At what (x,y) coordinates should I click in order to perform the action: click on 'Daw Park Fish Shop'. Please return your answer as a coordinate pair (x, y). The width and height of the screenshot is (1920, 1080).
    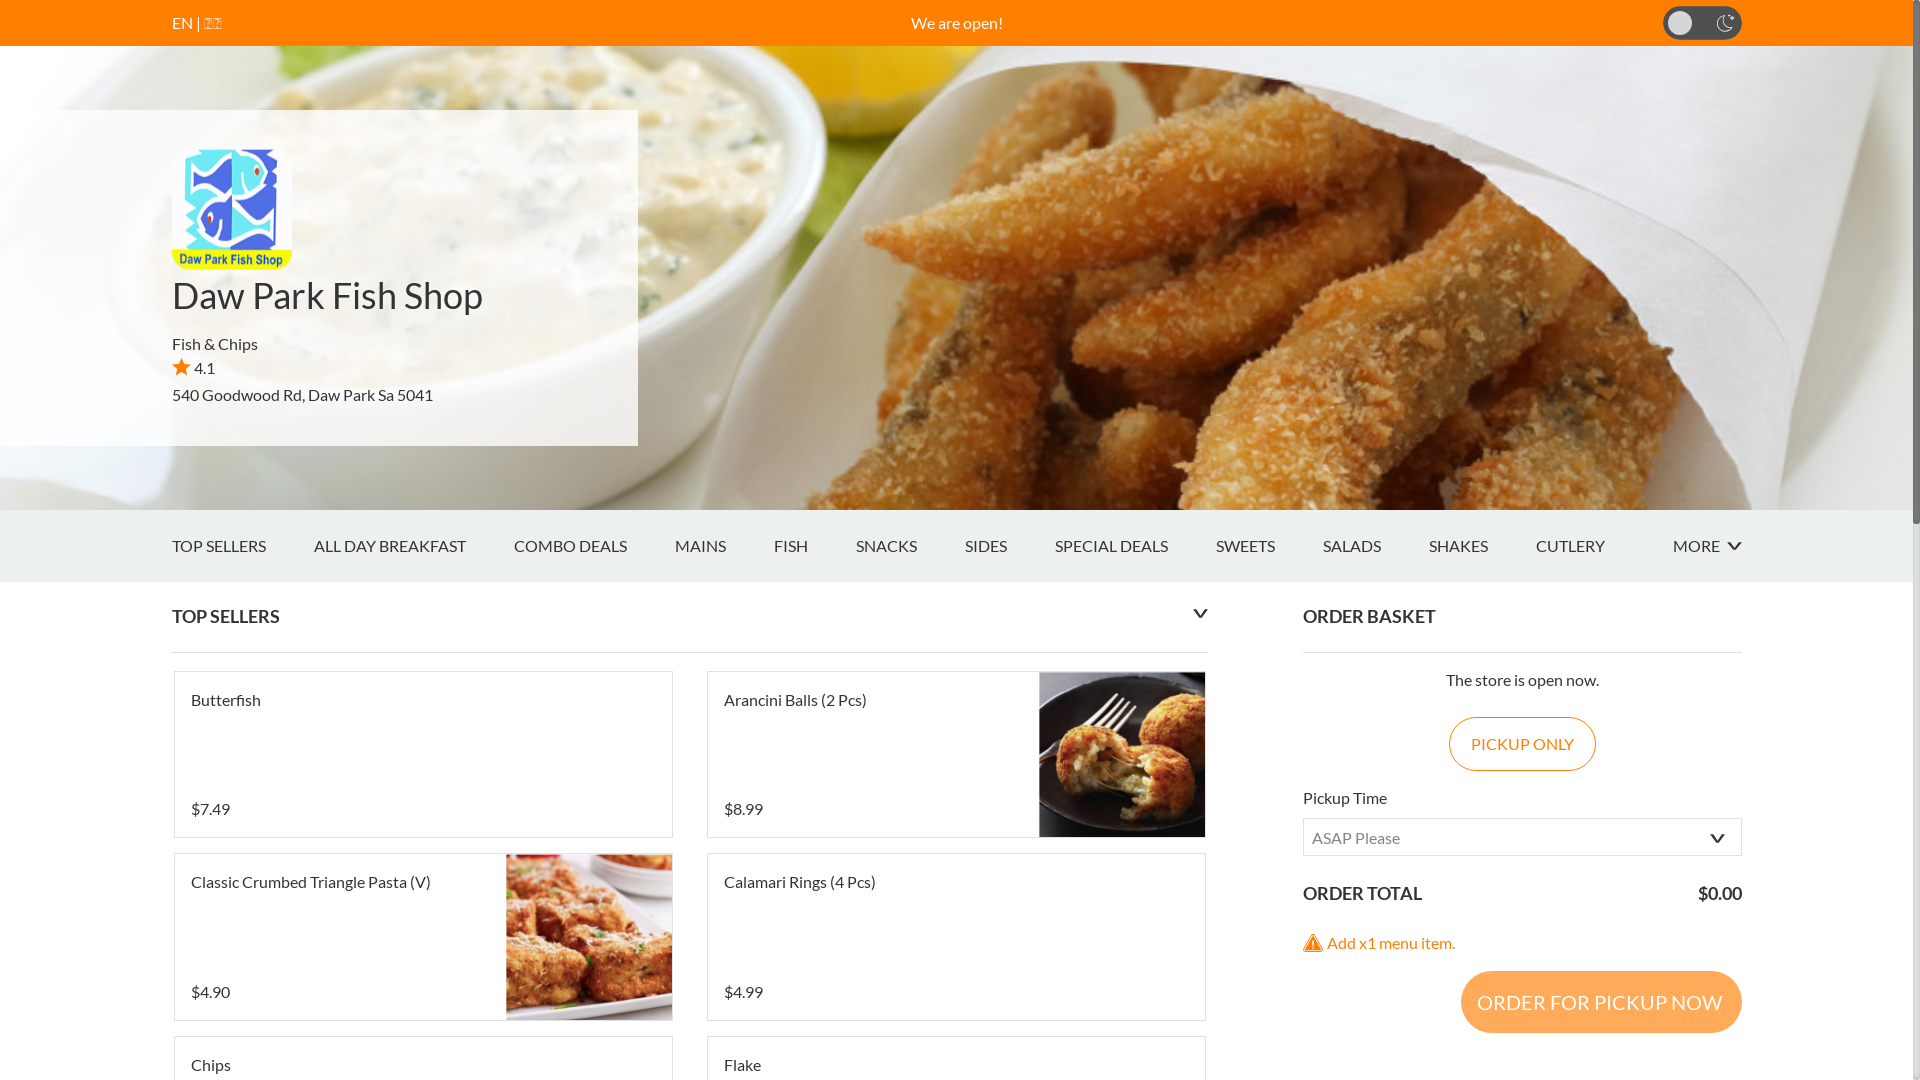
    Looking at the image, I should click on (327, 294).